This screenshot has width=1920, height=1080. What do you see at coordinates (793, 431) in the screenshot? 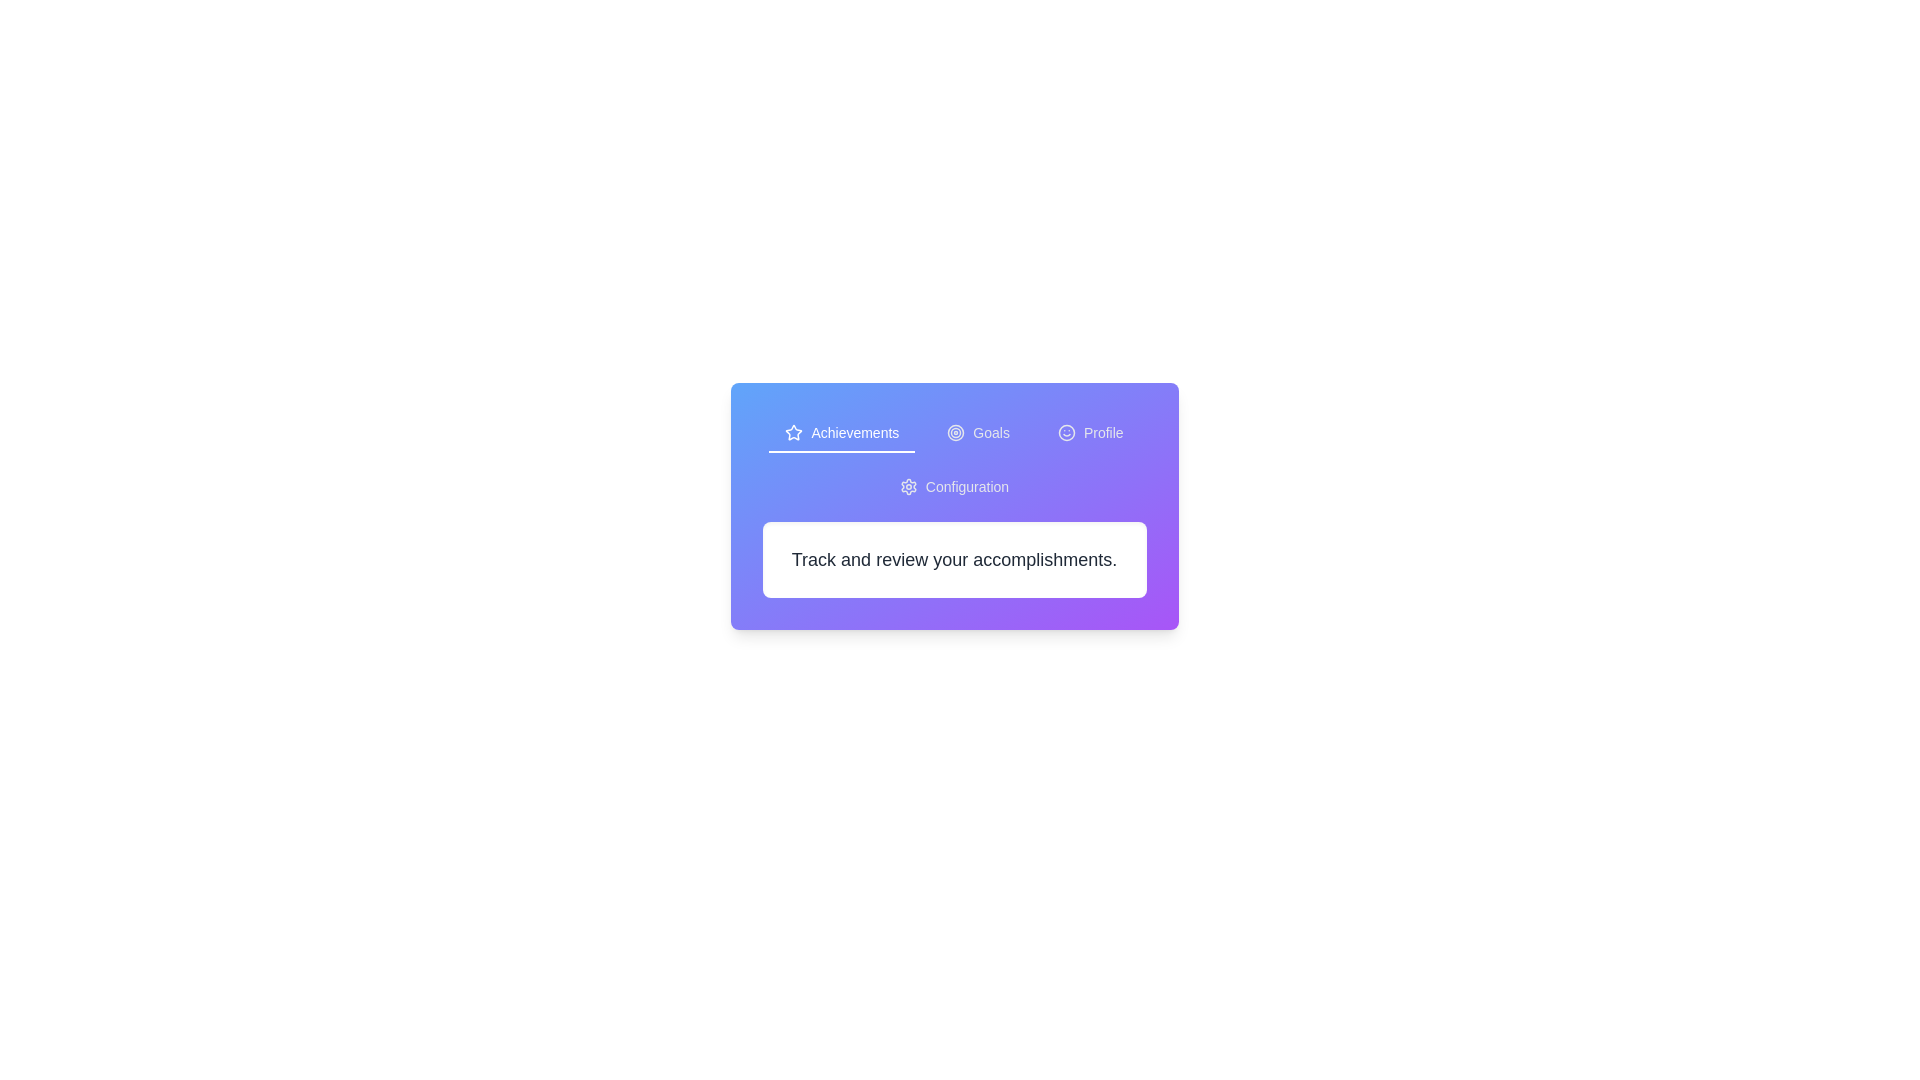
I see `the icon associated with the Achievements tab to verify its functionality` at bounding box center [793, 431].